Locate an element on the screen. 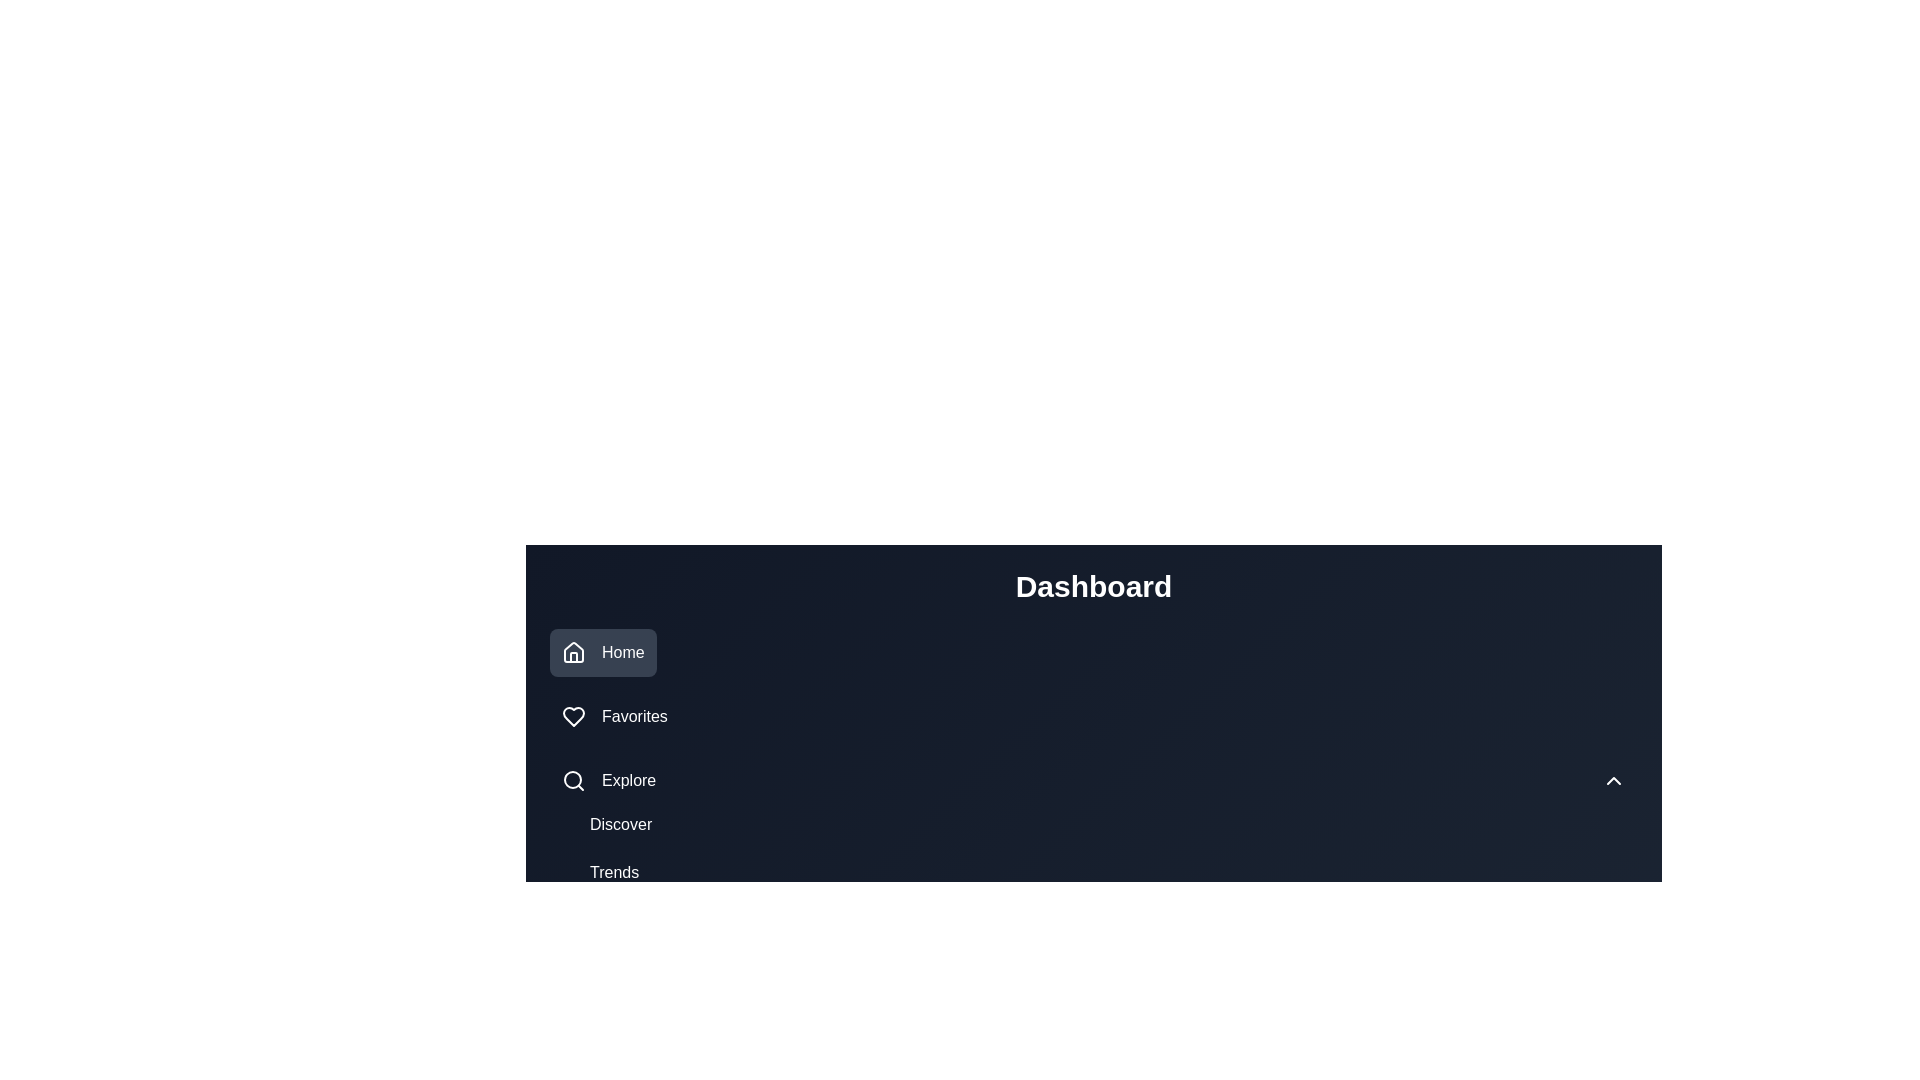 The height and width of the screenshot is (1080, 1920). the 'Explore' text label in the vertical navigation menu, which is styled in white on a dark background and is part of a search button group with a magnifying glass icon to its left is located at coordinates (628, 779).